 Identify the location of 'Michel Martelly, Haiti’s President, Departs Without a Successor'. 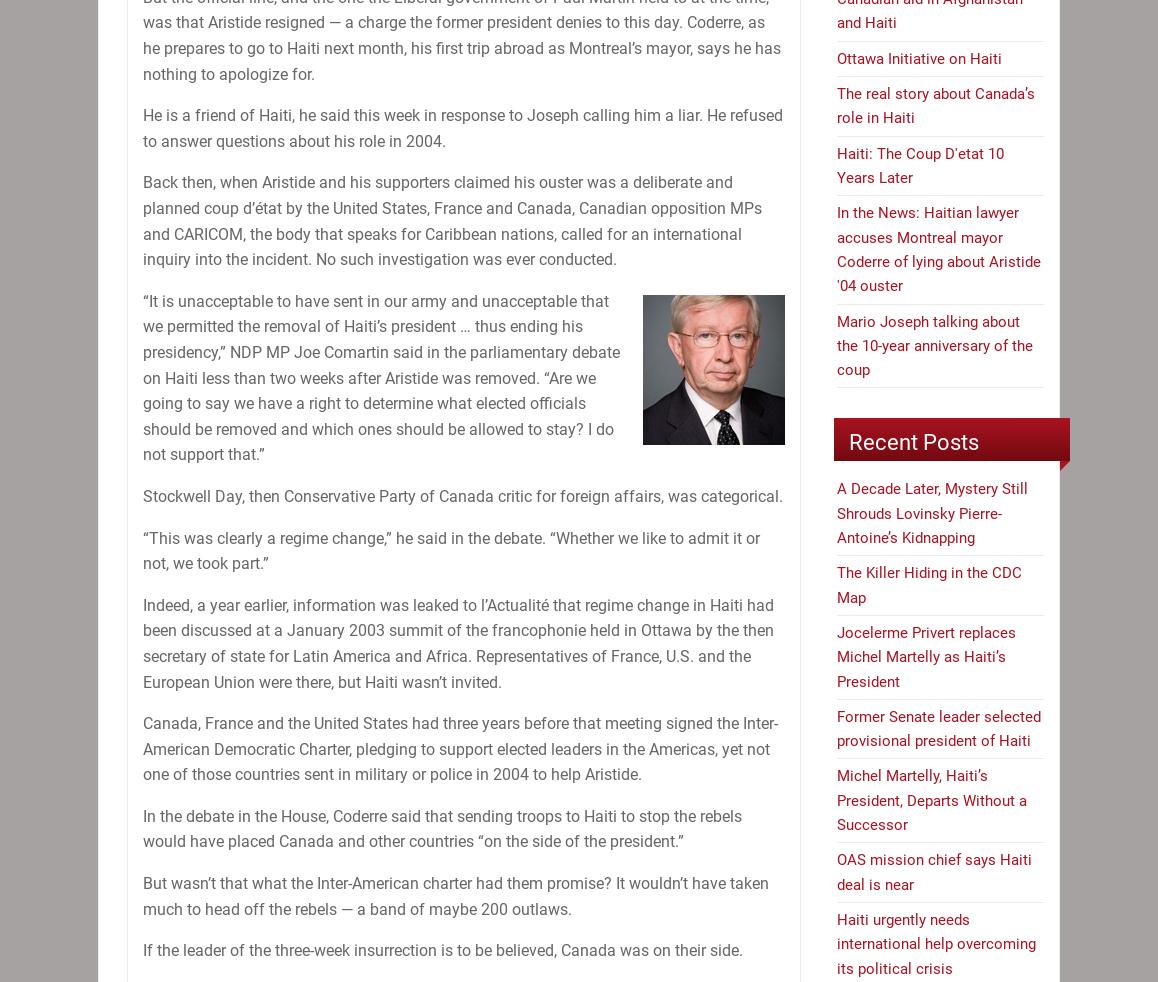
(930, 800).